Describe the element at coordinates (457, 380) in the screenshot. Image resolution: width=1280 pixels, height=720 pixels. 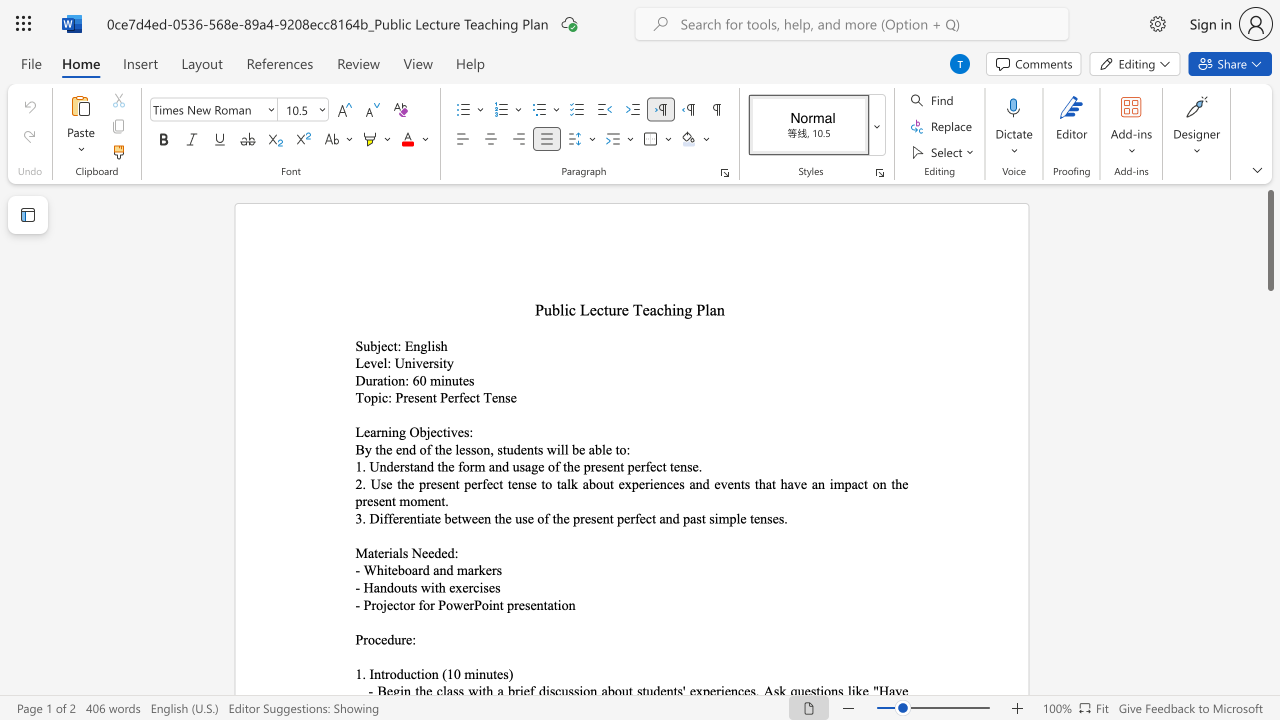
I see `the space between the continuous character "u" and "t" in the text` at that location.